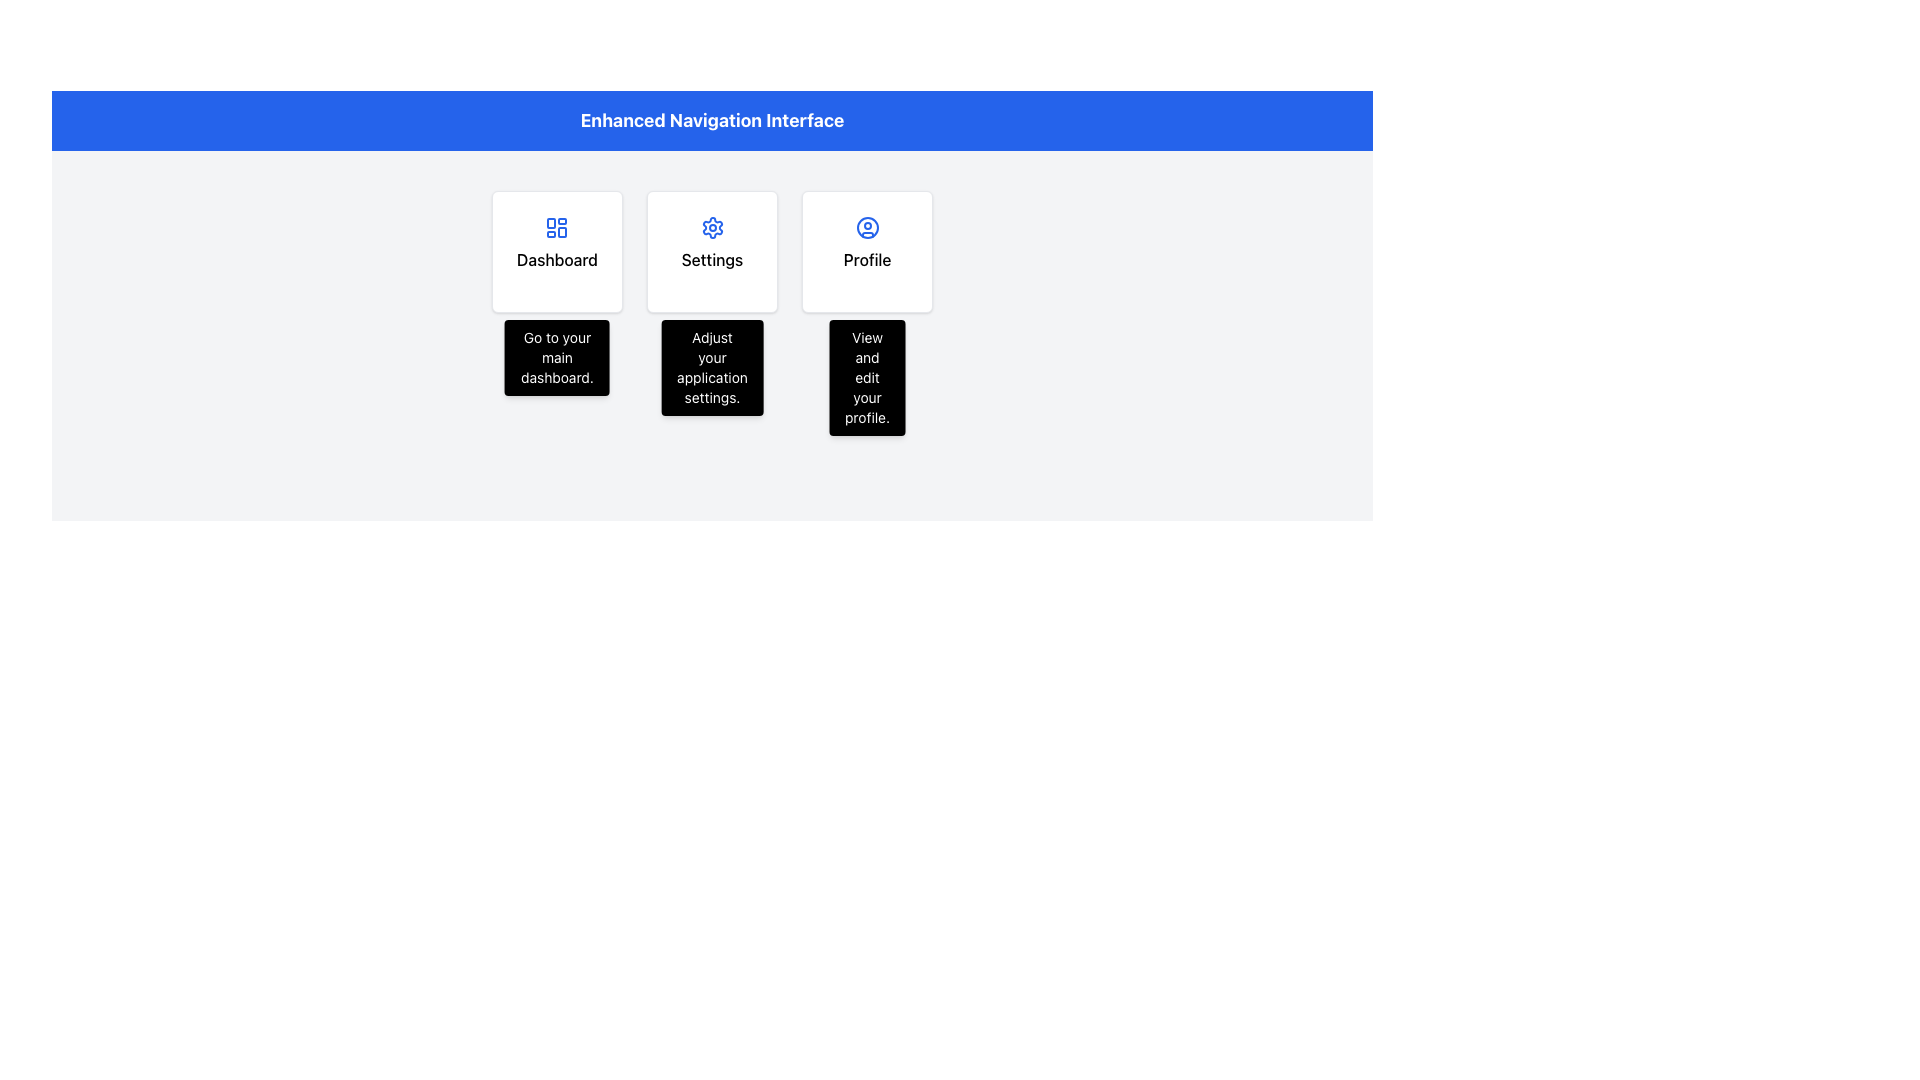 The image size is (1920, 1080). I want to click on the 'Dashboard' button, which has a white background, a grid icon, and displays the tooltip 'Go to your main dashboard.', so click(557, 250).